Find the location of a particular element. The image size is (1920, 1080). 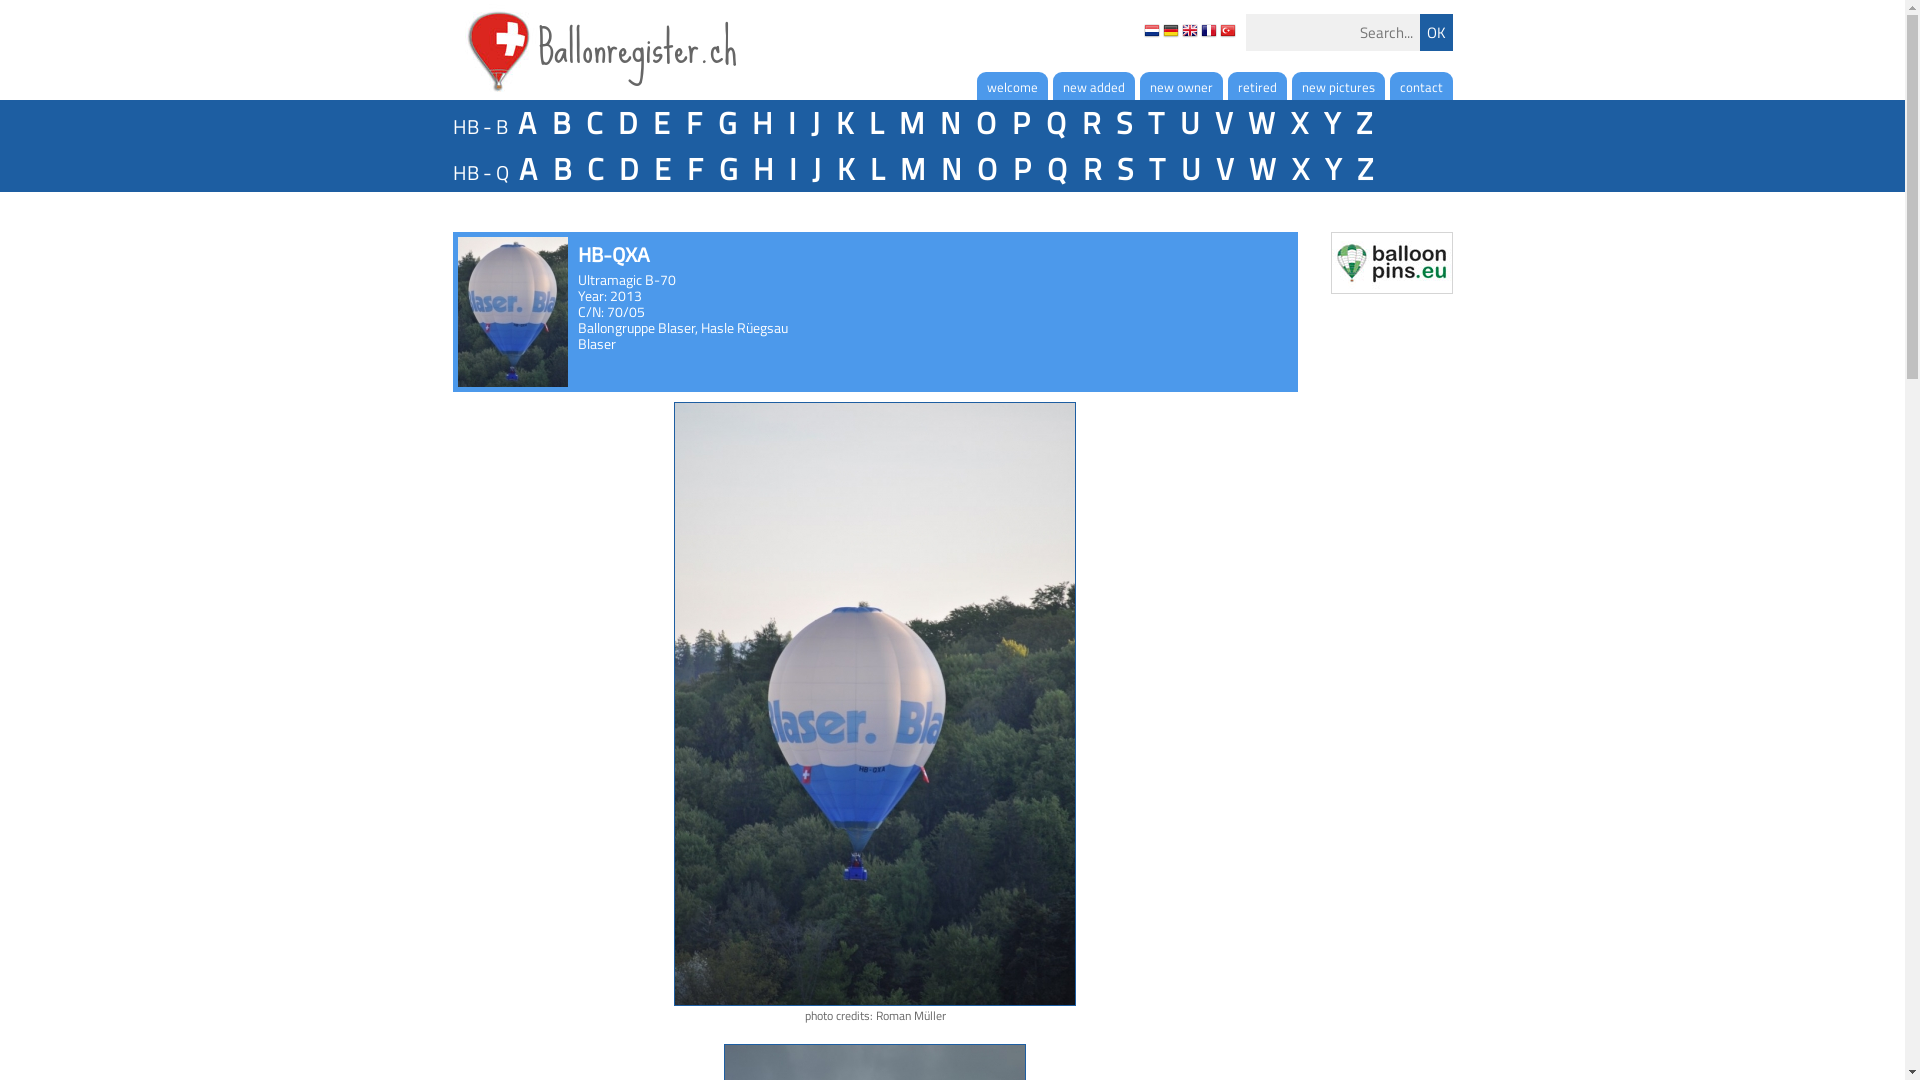

'H' is located at coordinates (761, 168).